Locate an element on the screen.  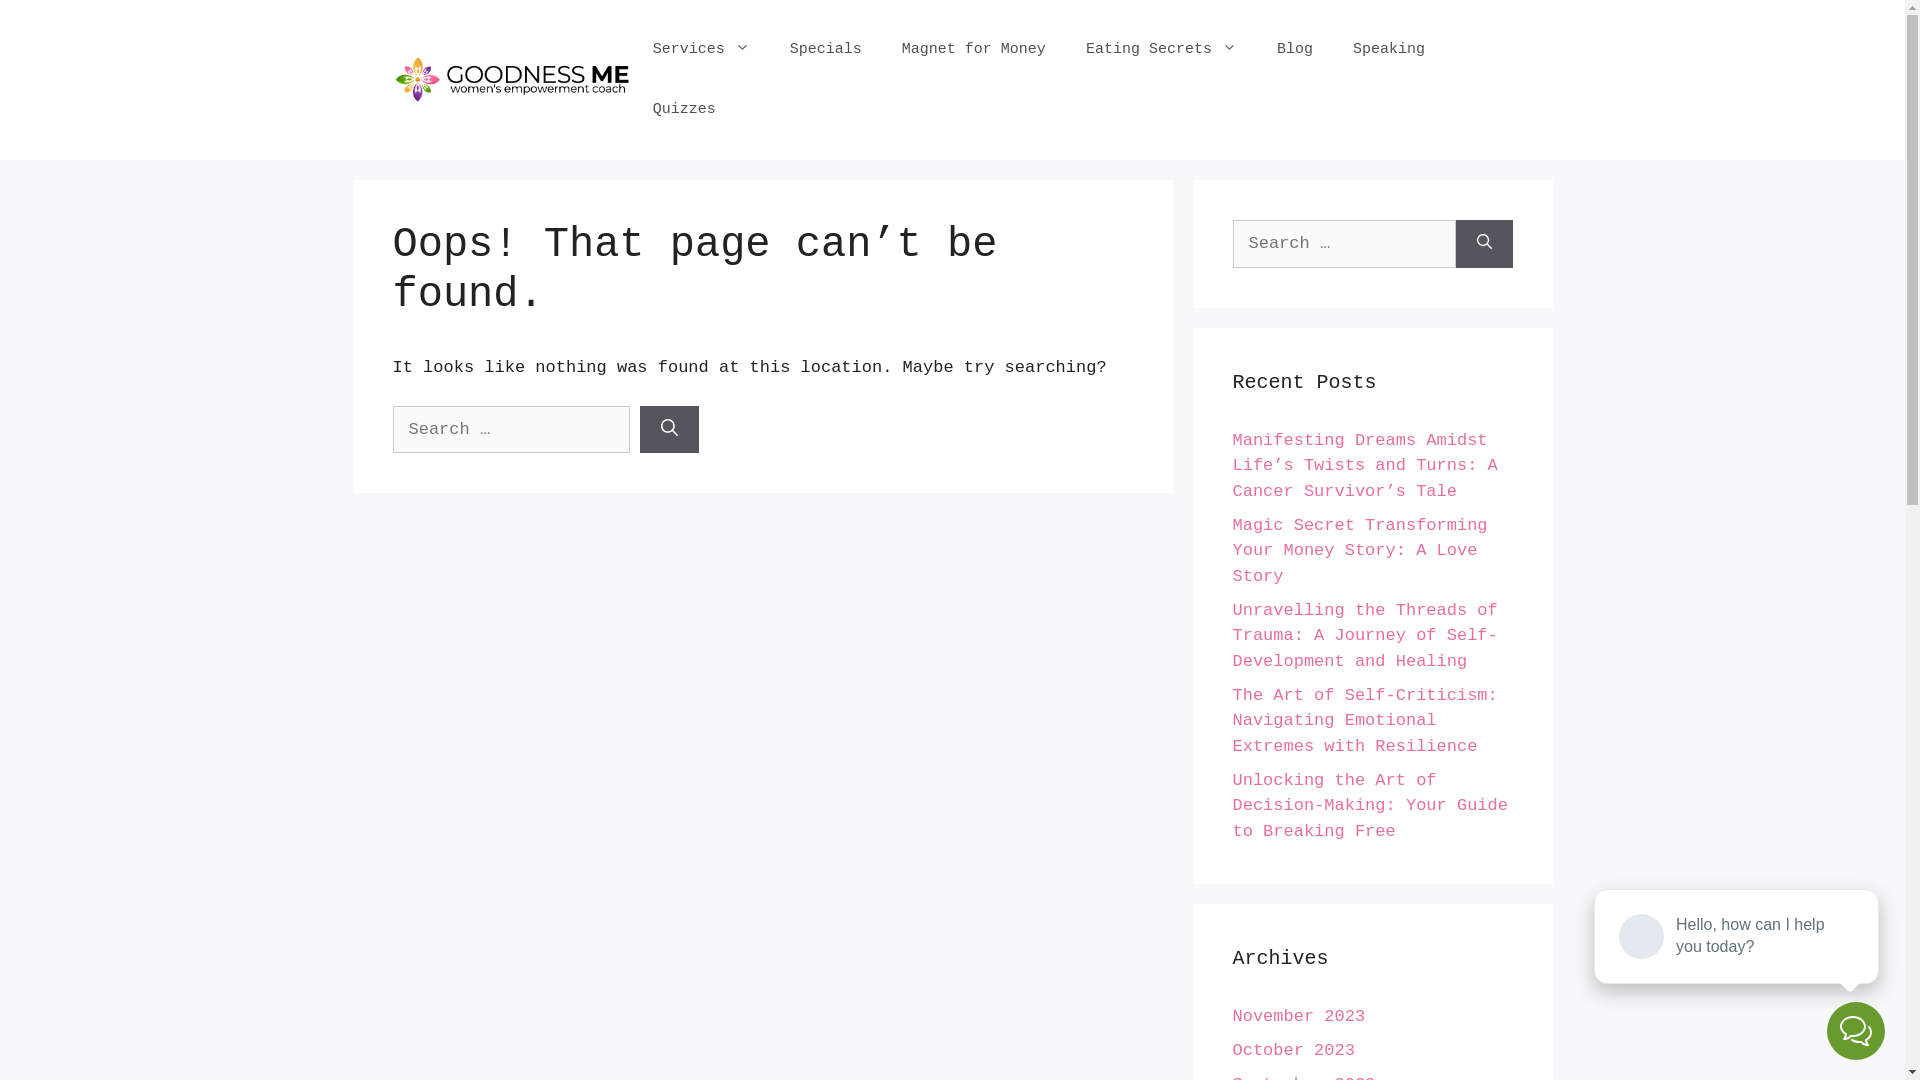
'Speaking' is located at coordinates (1333, 49).